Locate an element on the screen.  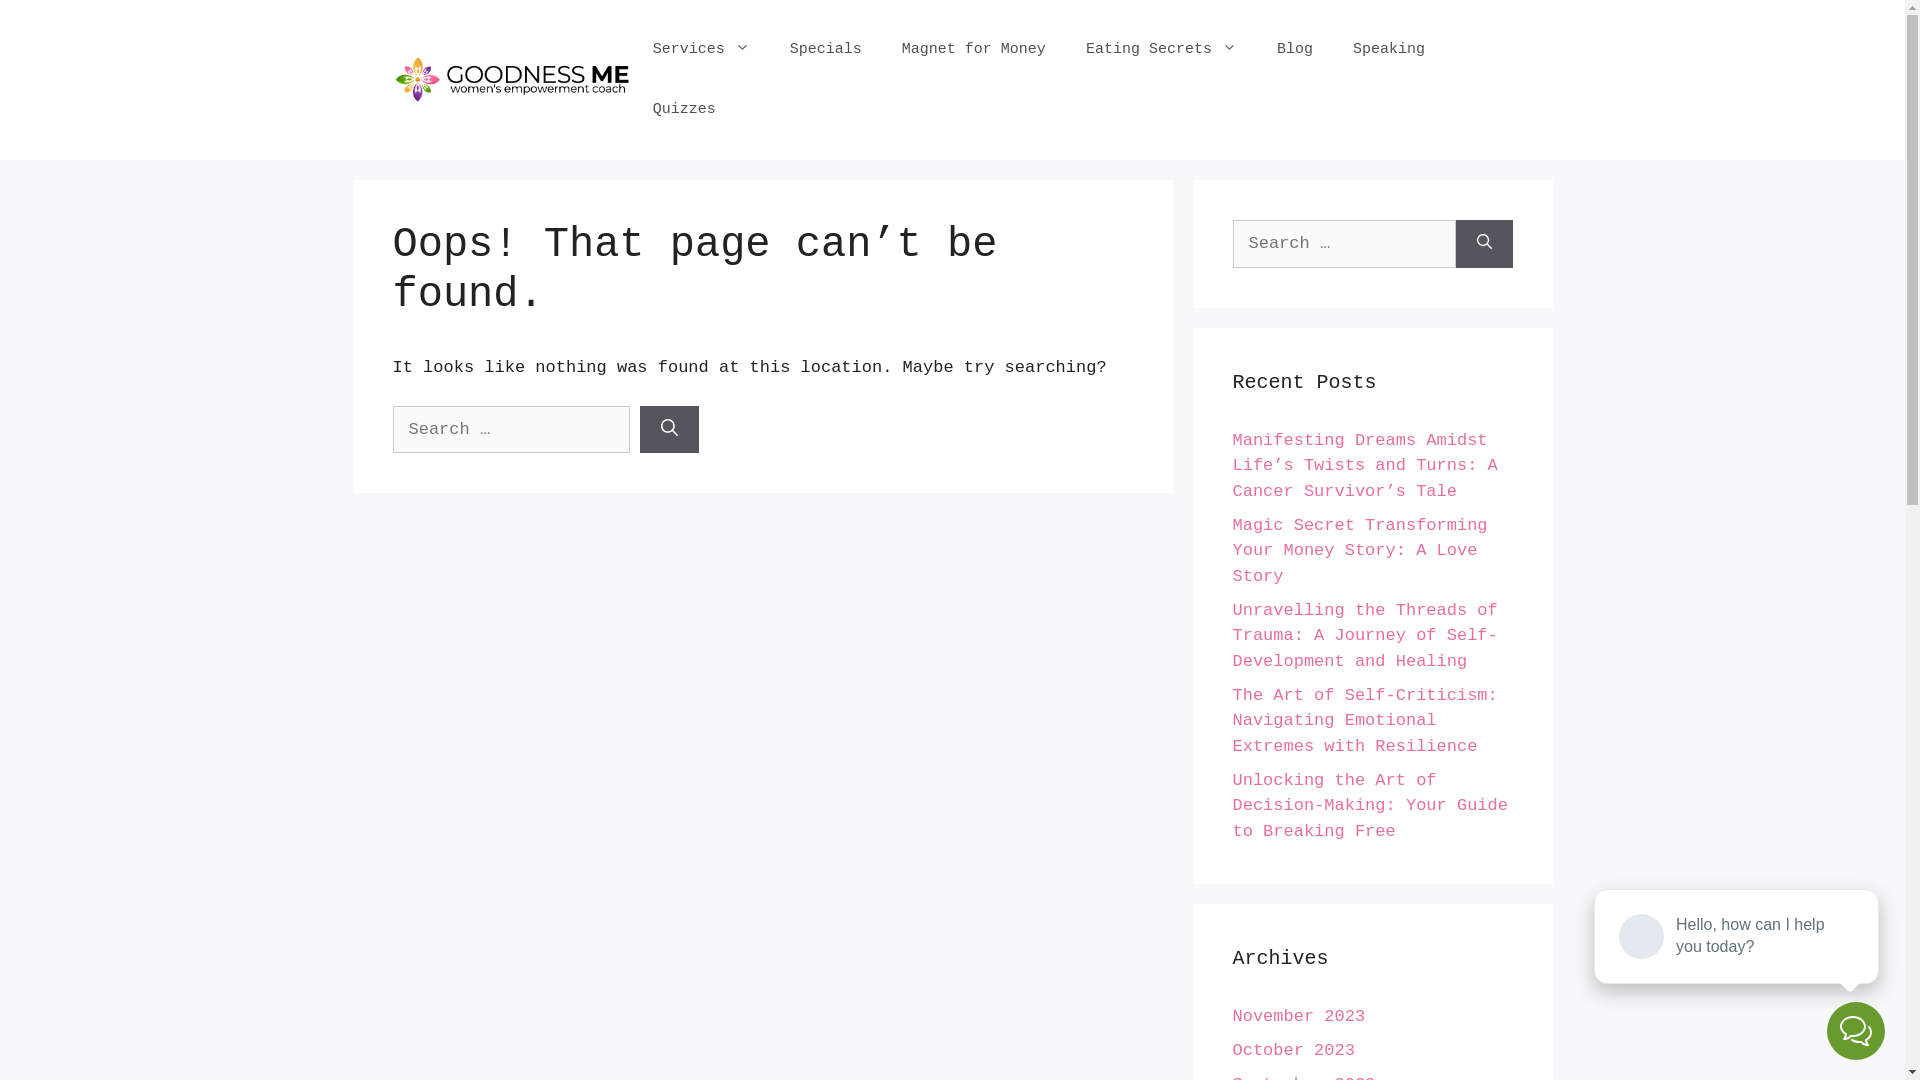
'Speaking' is located at coordinates (1333, 49).